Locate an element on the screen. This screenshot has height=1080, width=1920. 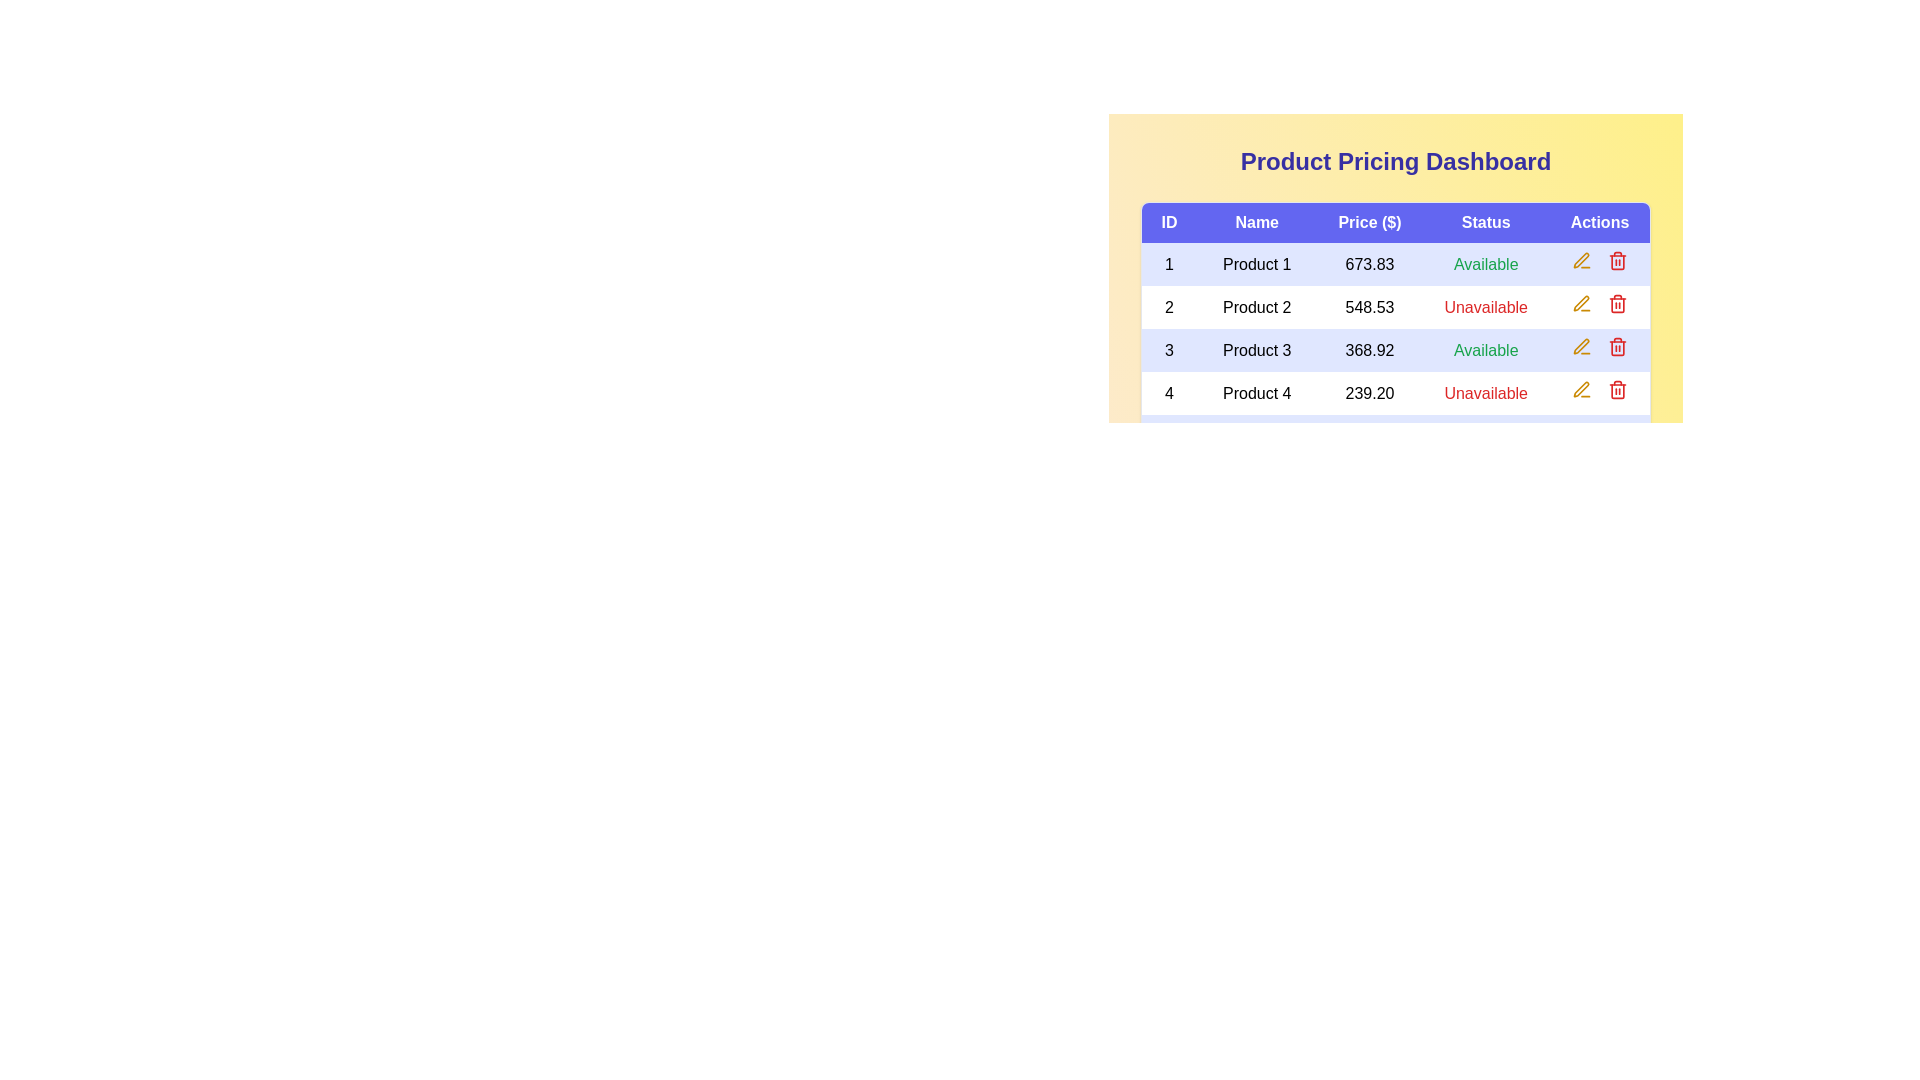
the 'Edit' button for product 2 is located at coordinates (1580, 304).